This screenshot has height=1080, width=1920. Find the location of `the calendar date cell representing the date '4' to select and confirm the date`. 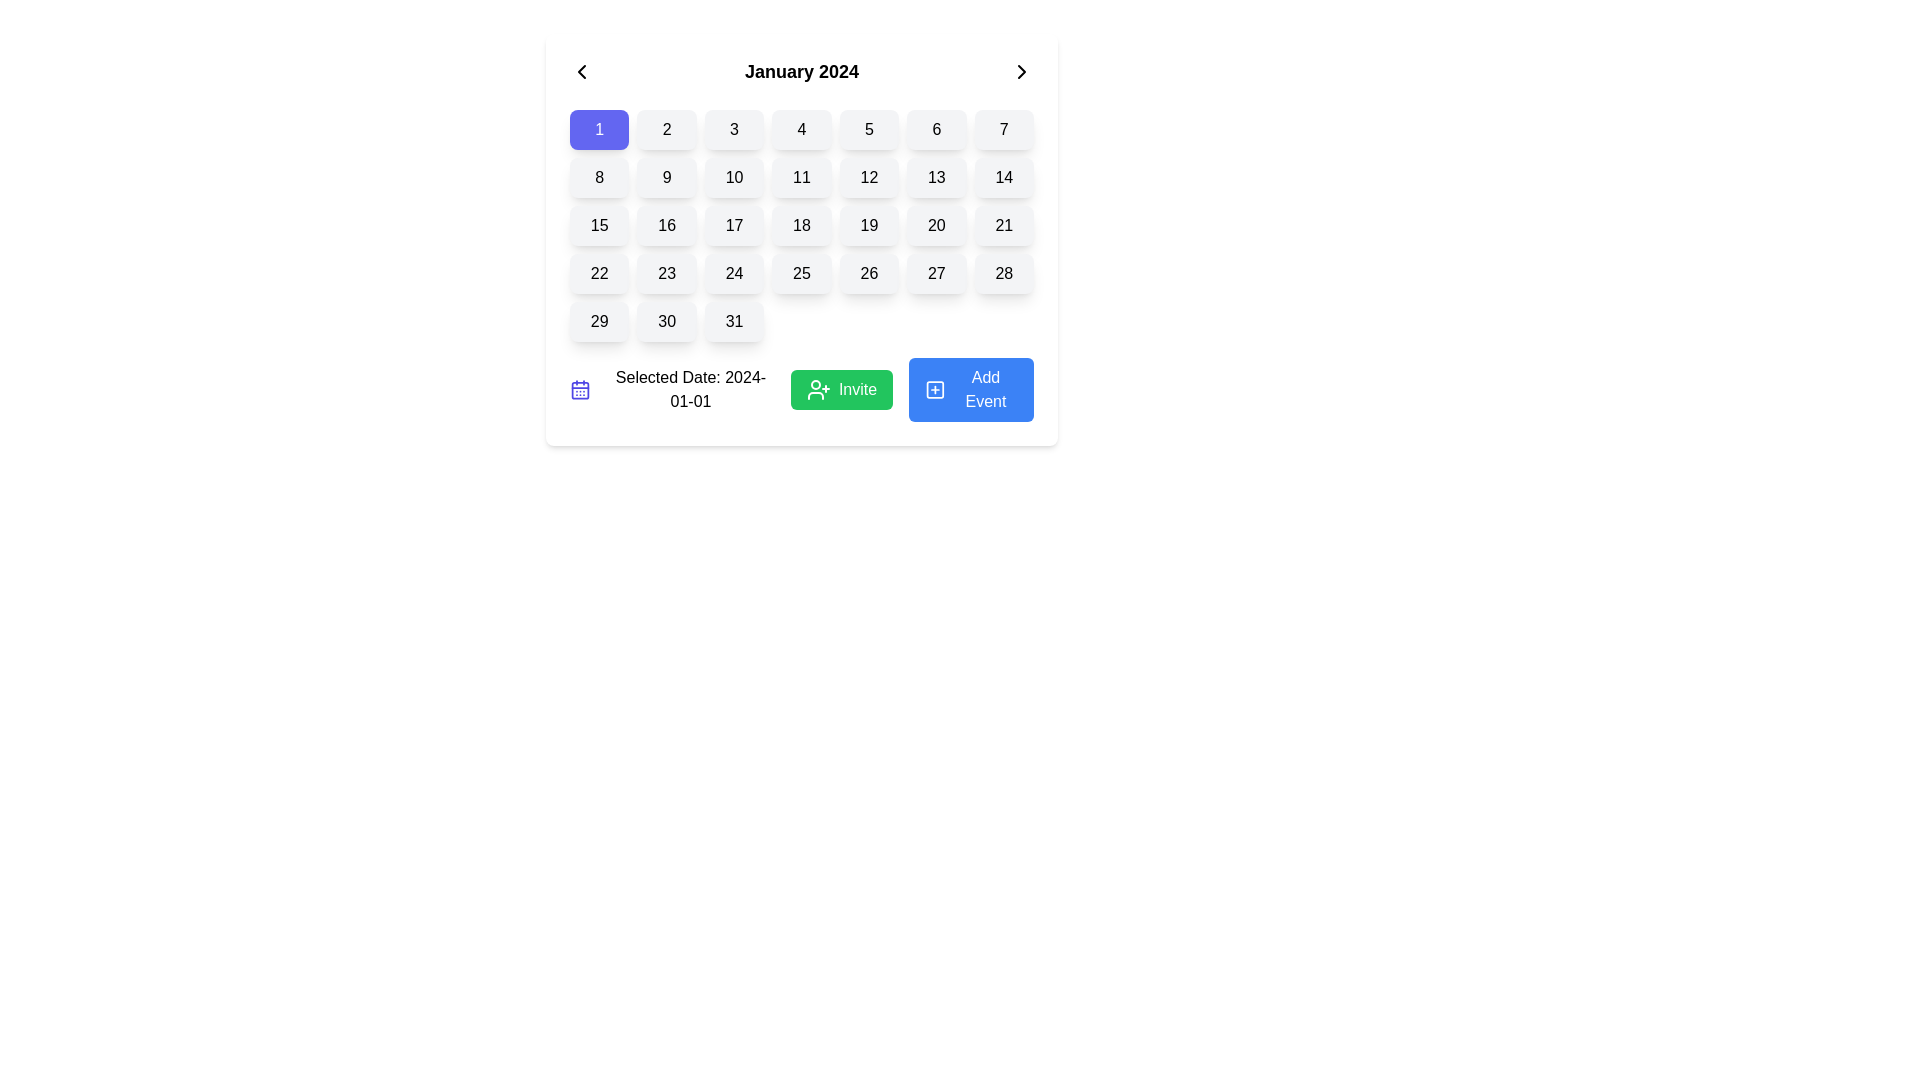

the calendar date cell representing the date '4' to select and confirm the date is located at coordinates (801, 130).